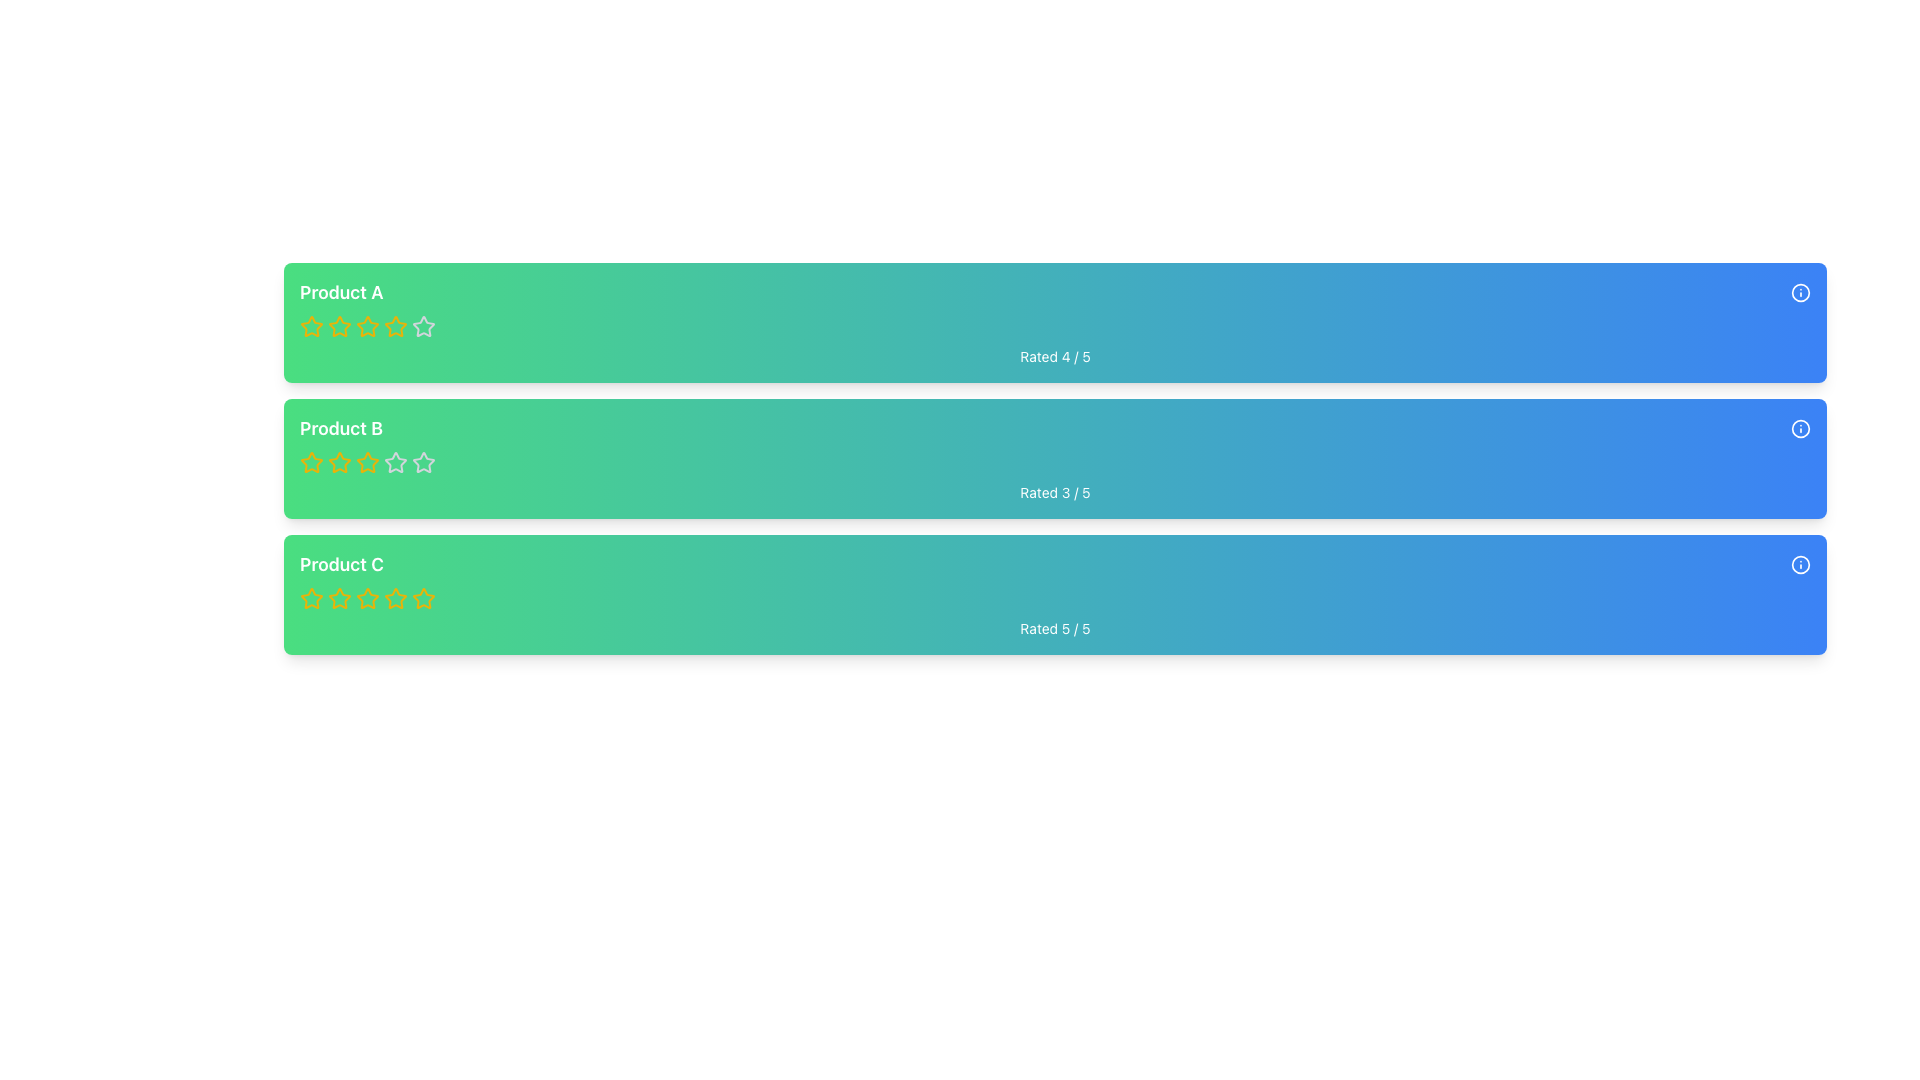  I want to click on the fifth star icon in the 5-star rating system located under 'Product C', the third product listed, so click(368, 597).